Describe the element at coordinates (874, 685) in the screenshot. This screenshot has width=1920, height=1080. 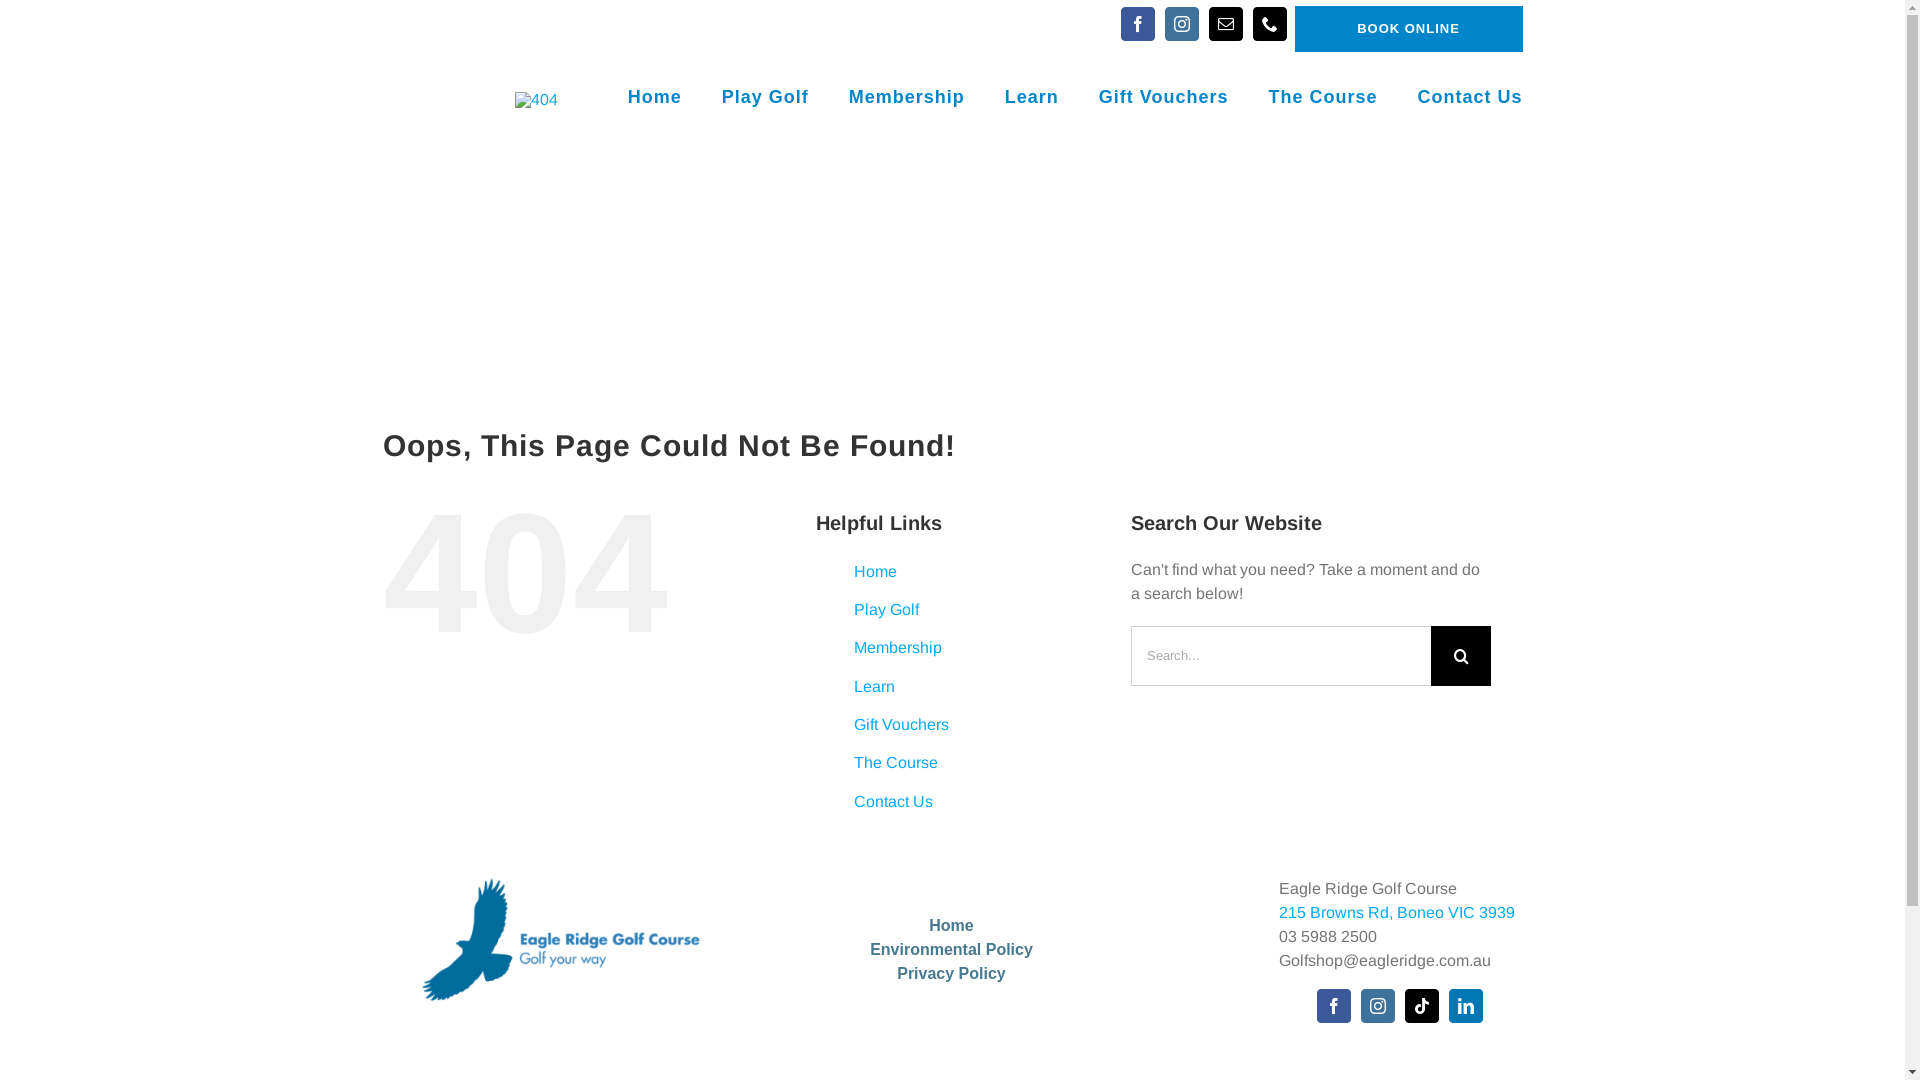
I see `'Learn'` at that location.